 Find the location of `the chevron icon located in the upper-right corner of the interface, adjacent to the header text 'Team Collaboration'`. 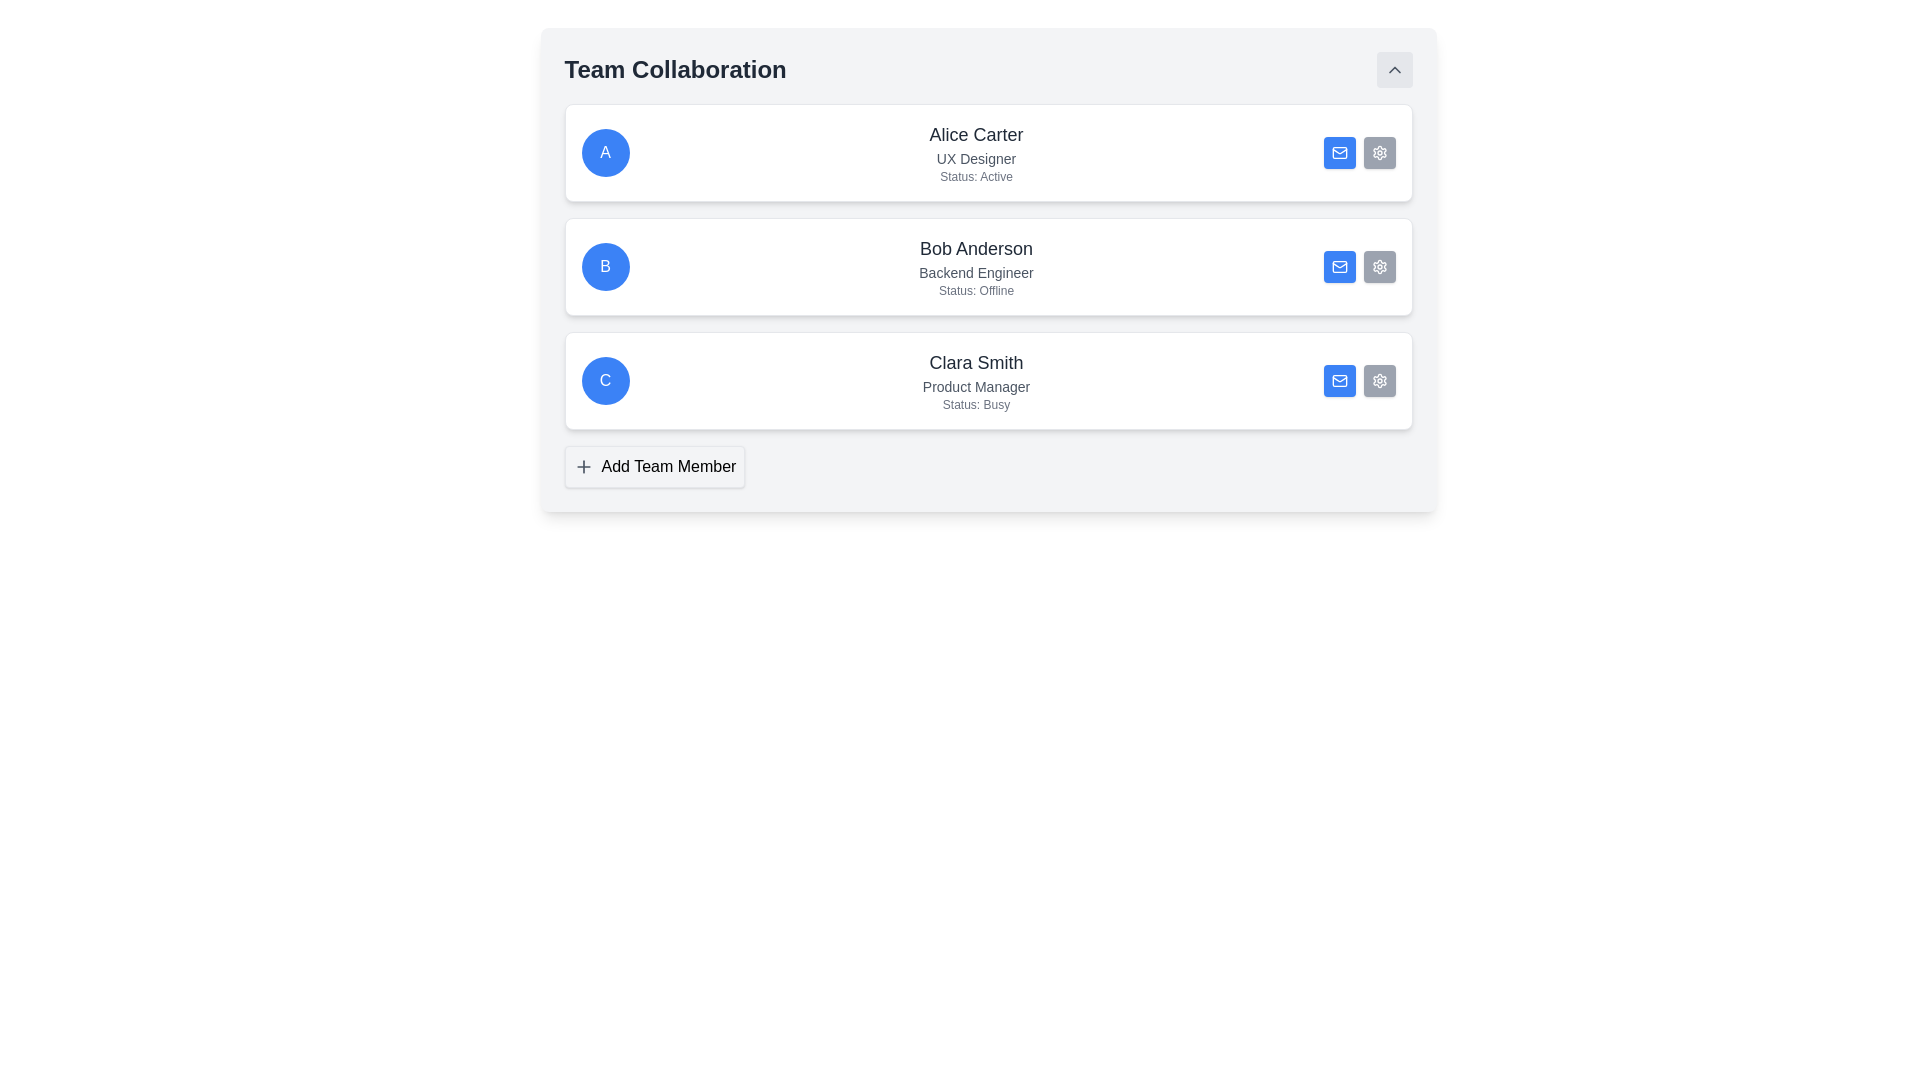

the chevron icon located in the upper-right corner of the interface, adjacent to the header text 'Team Collaboration' is located at coordinates (1393, 68).